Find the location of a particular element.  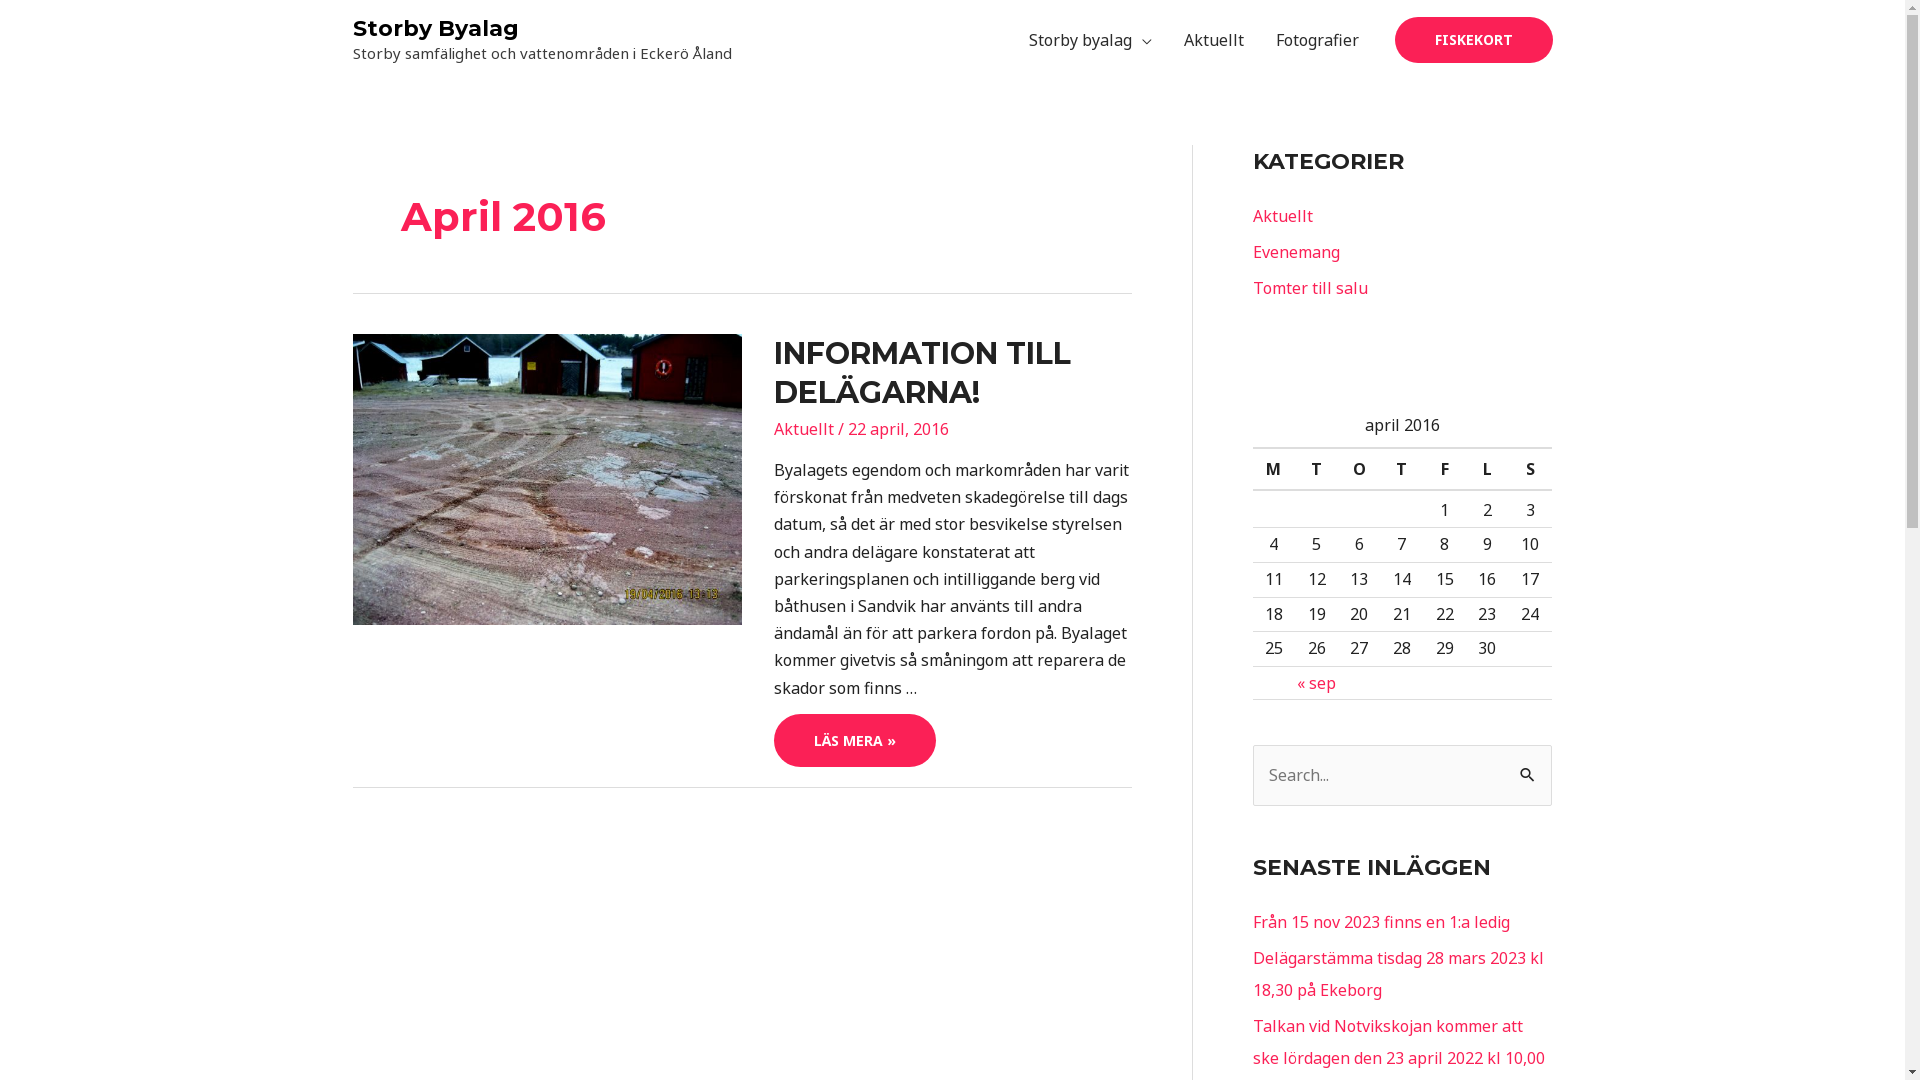

'FISKEKORT' is located at coordinates (1473, 39).